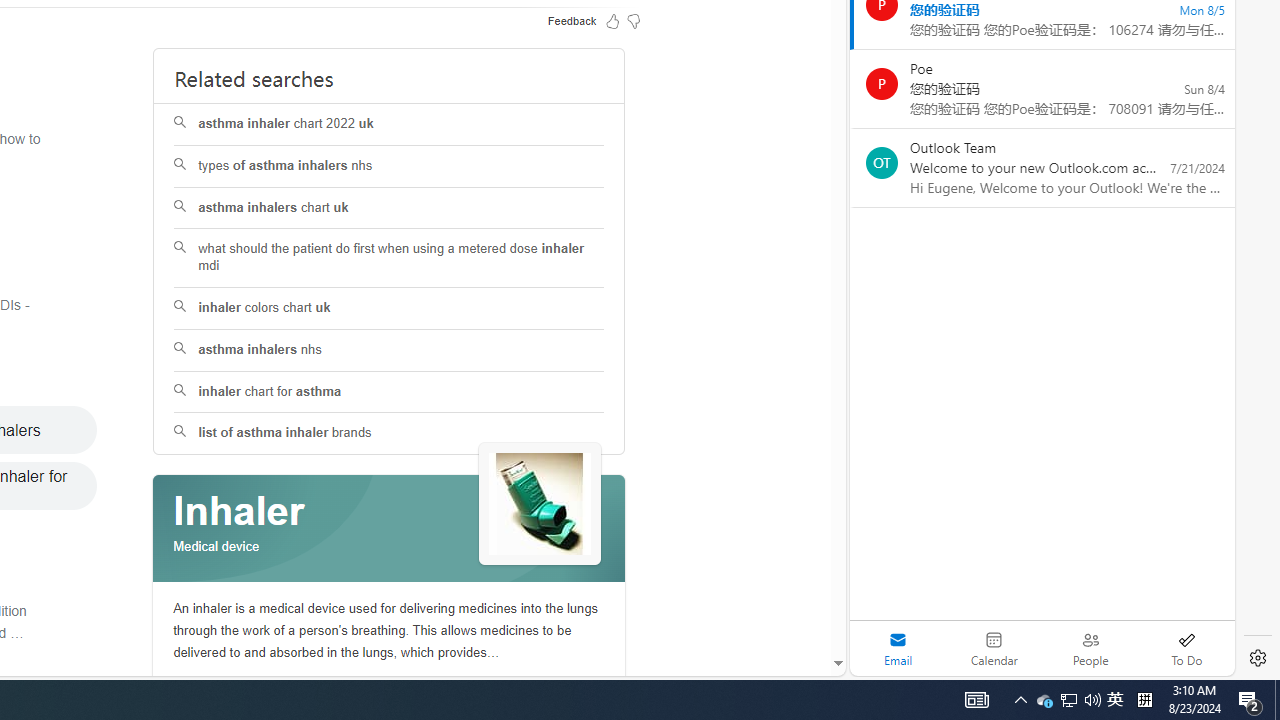 Image resolution: width=1280 pixels, height=720 pixels. Describe the element at coordinates (389, 165) in the screenshot. I see `'types of asthma inhalers nhs'` at that location.